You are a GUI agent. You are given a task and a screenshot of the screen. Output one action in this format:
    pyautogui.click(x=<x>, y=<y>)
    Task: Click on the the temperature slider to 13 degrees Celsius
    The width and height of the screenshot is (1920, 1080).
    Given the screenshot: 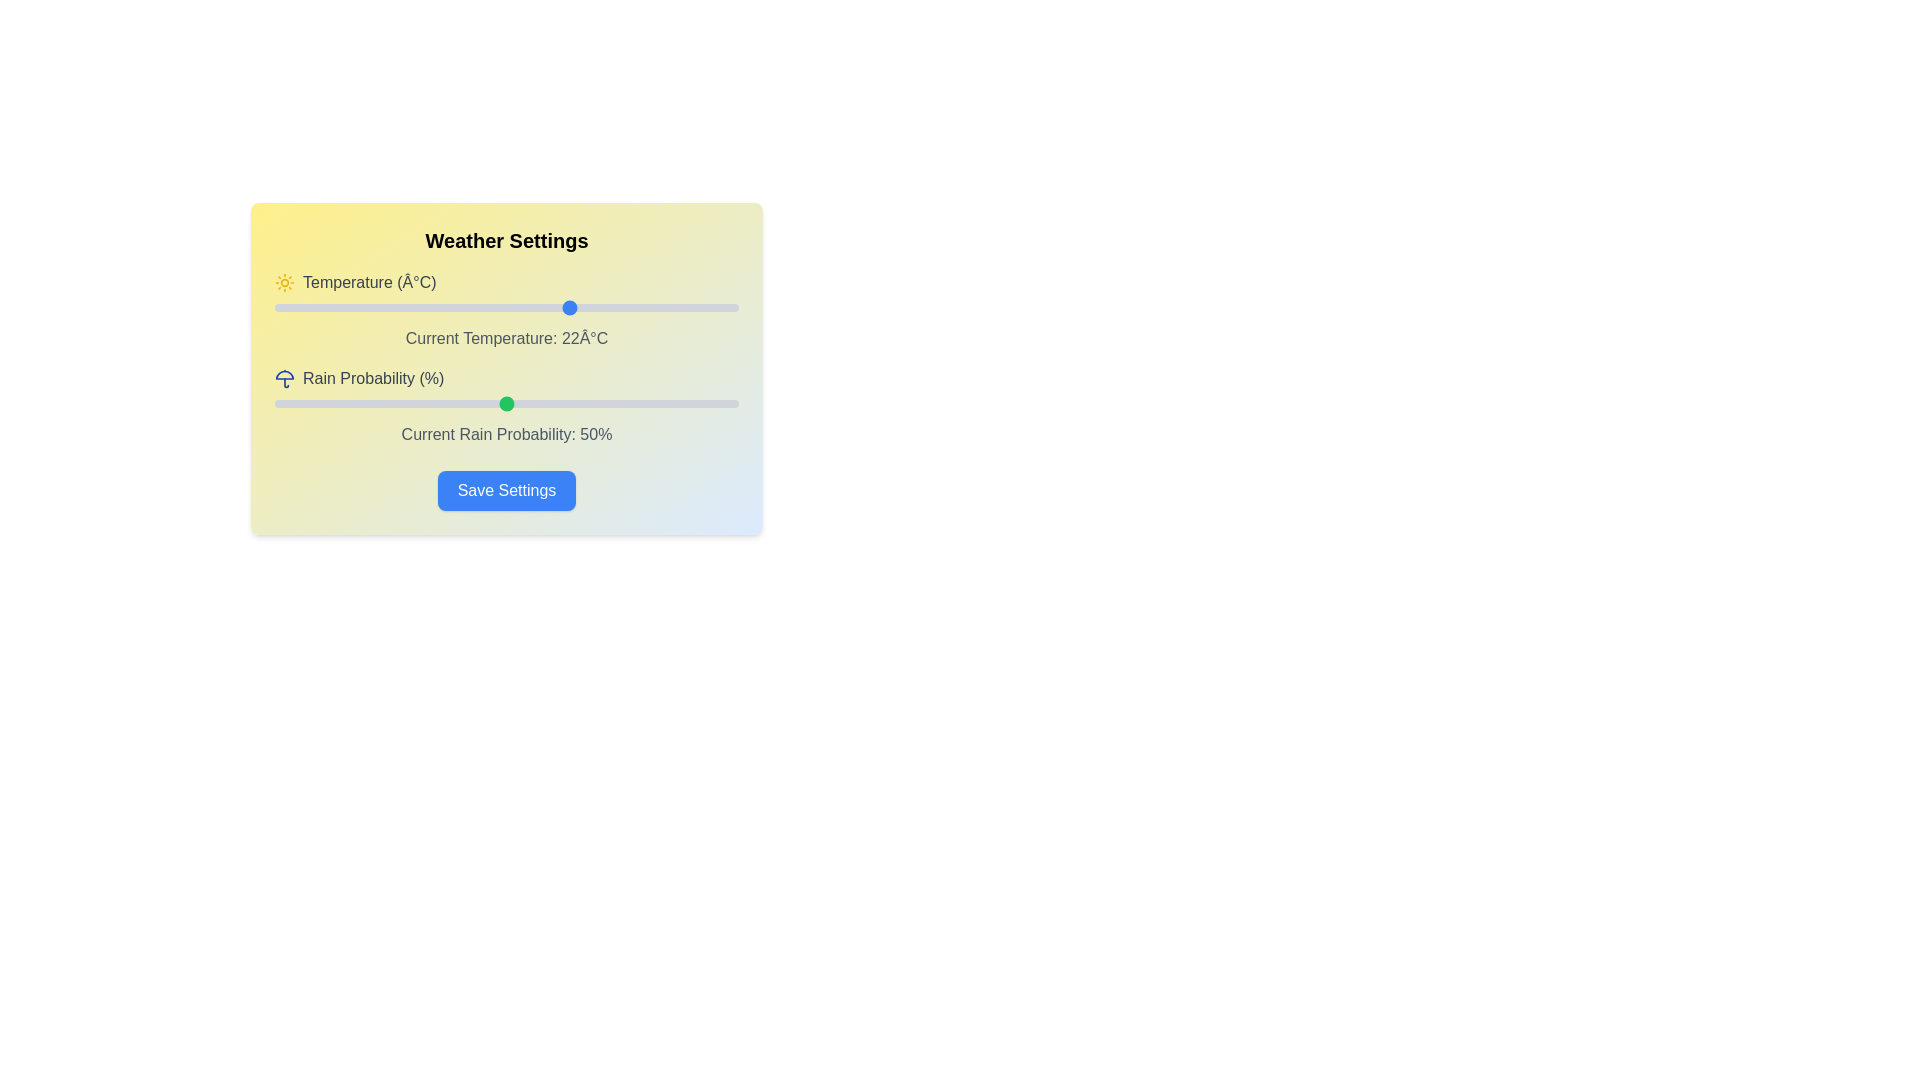 What is the action you would take?
    pyautogui.click(x=488, y=308)
    